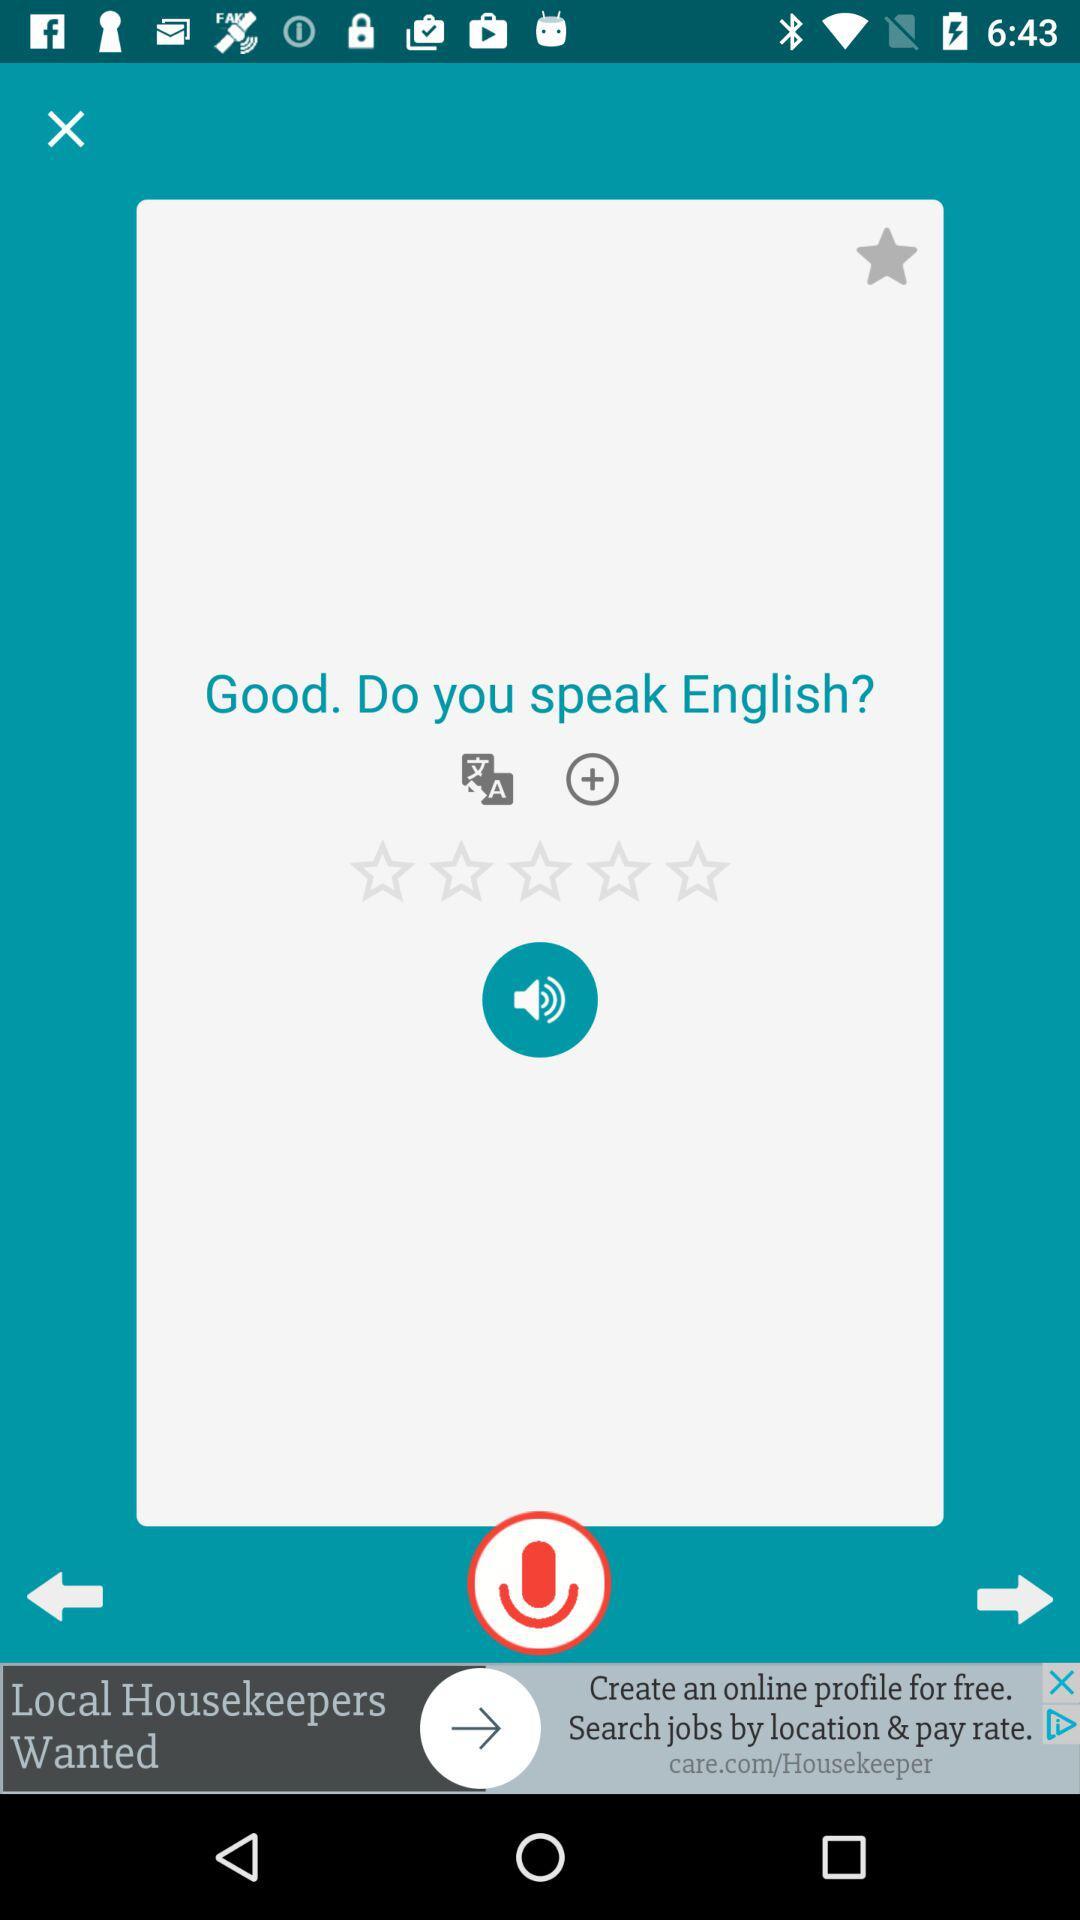  What do you see at coordinates (885, 255) in the screenshot?
I see `the star icon` at bounding box center [885, 255].